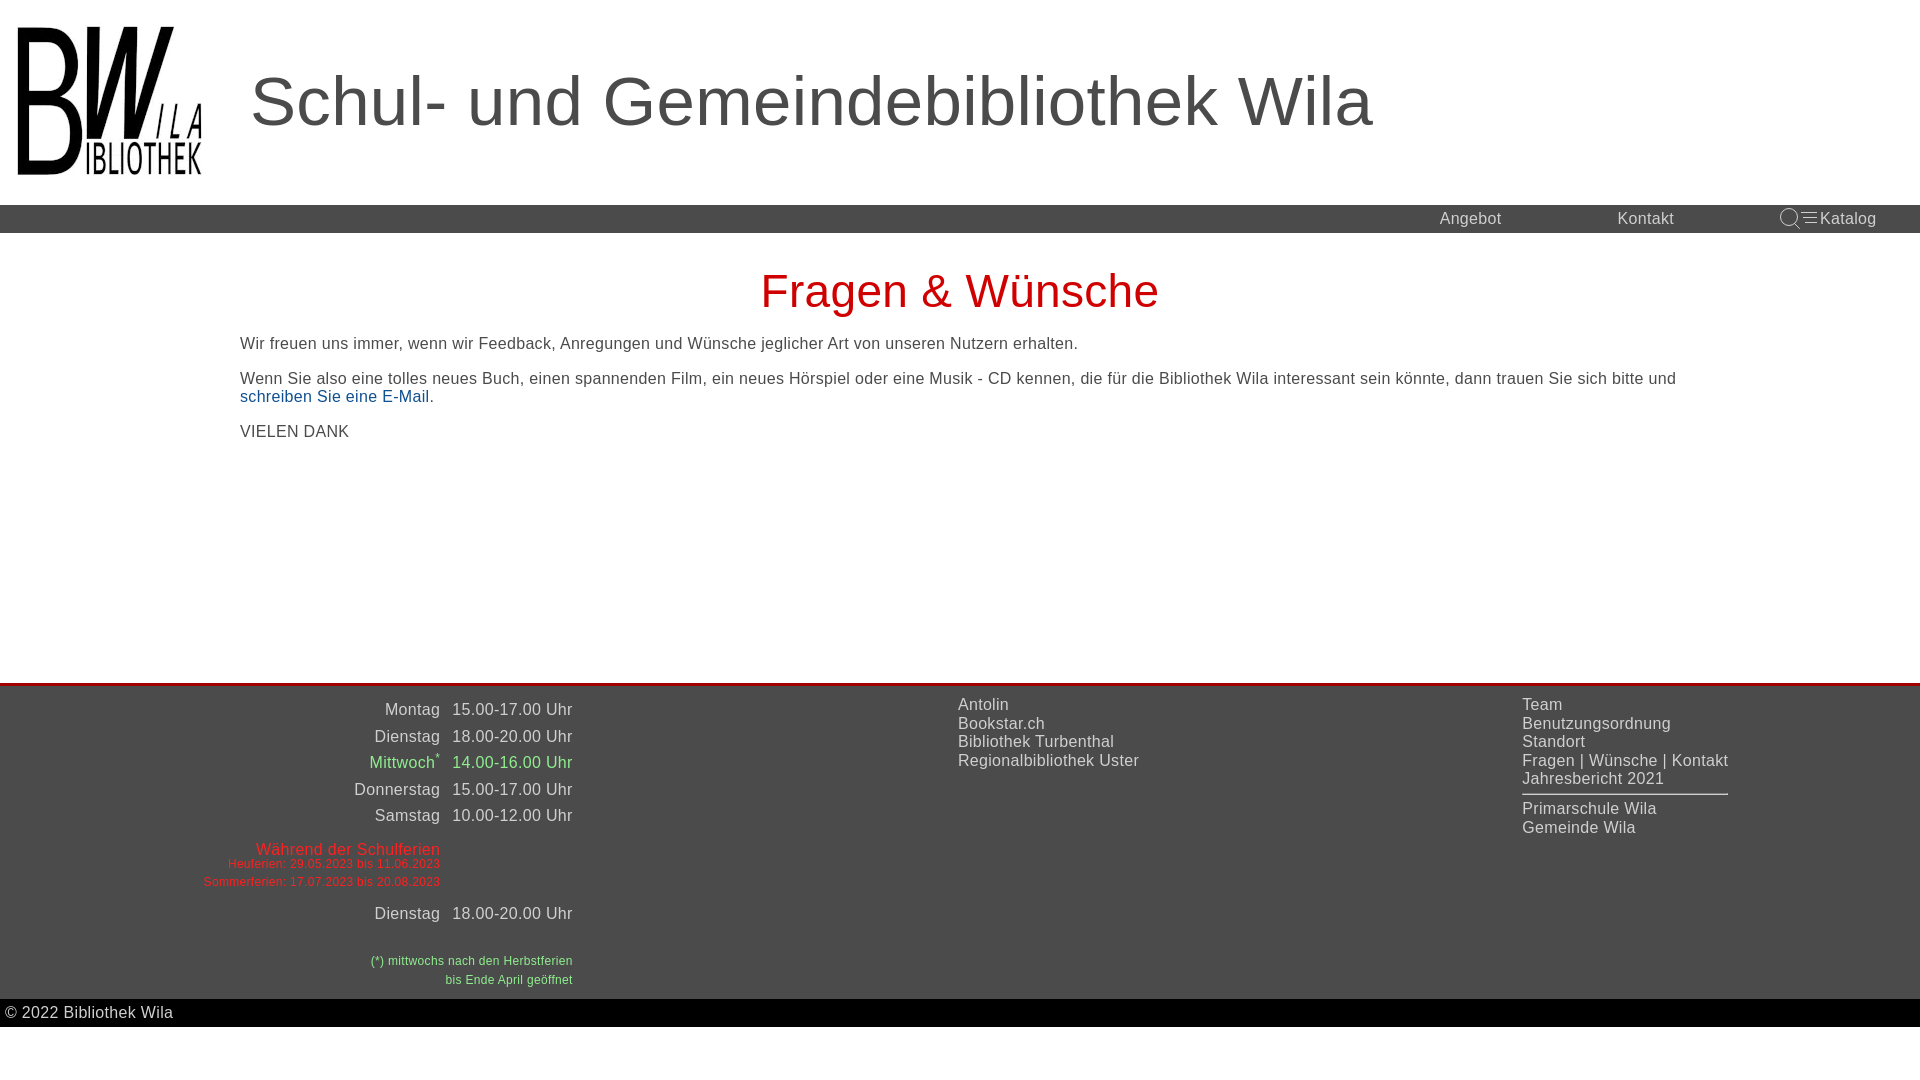 This screenshot has width=1920, height=1080. I want to click on 'Bookstar.ch', so click(1001, 723).